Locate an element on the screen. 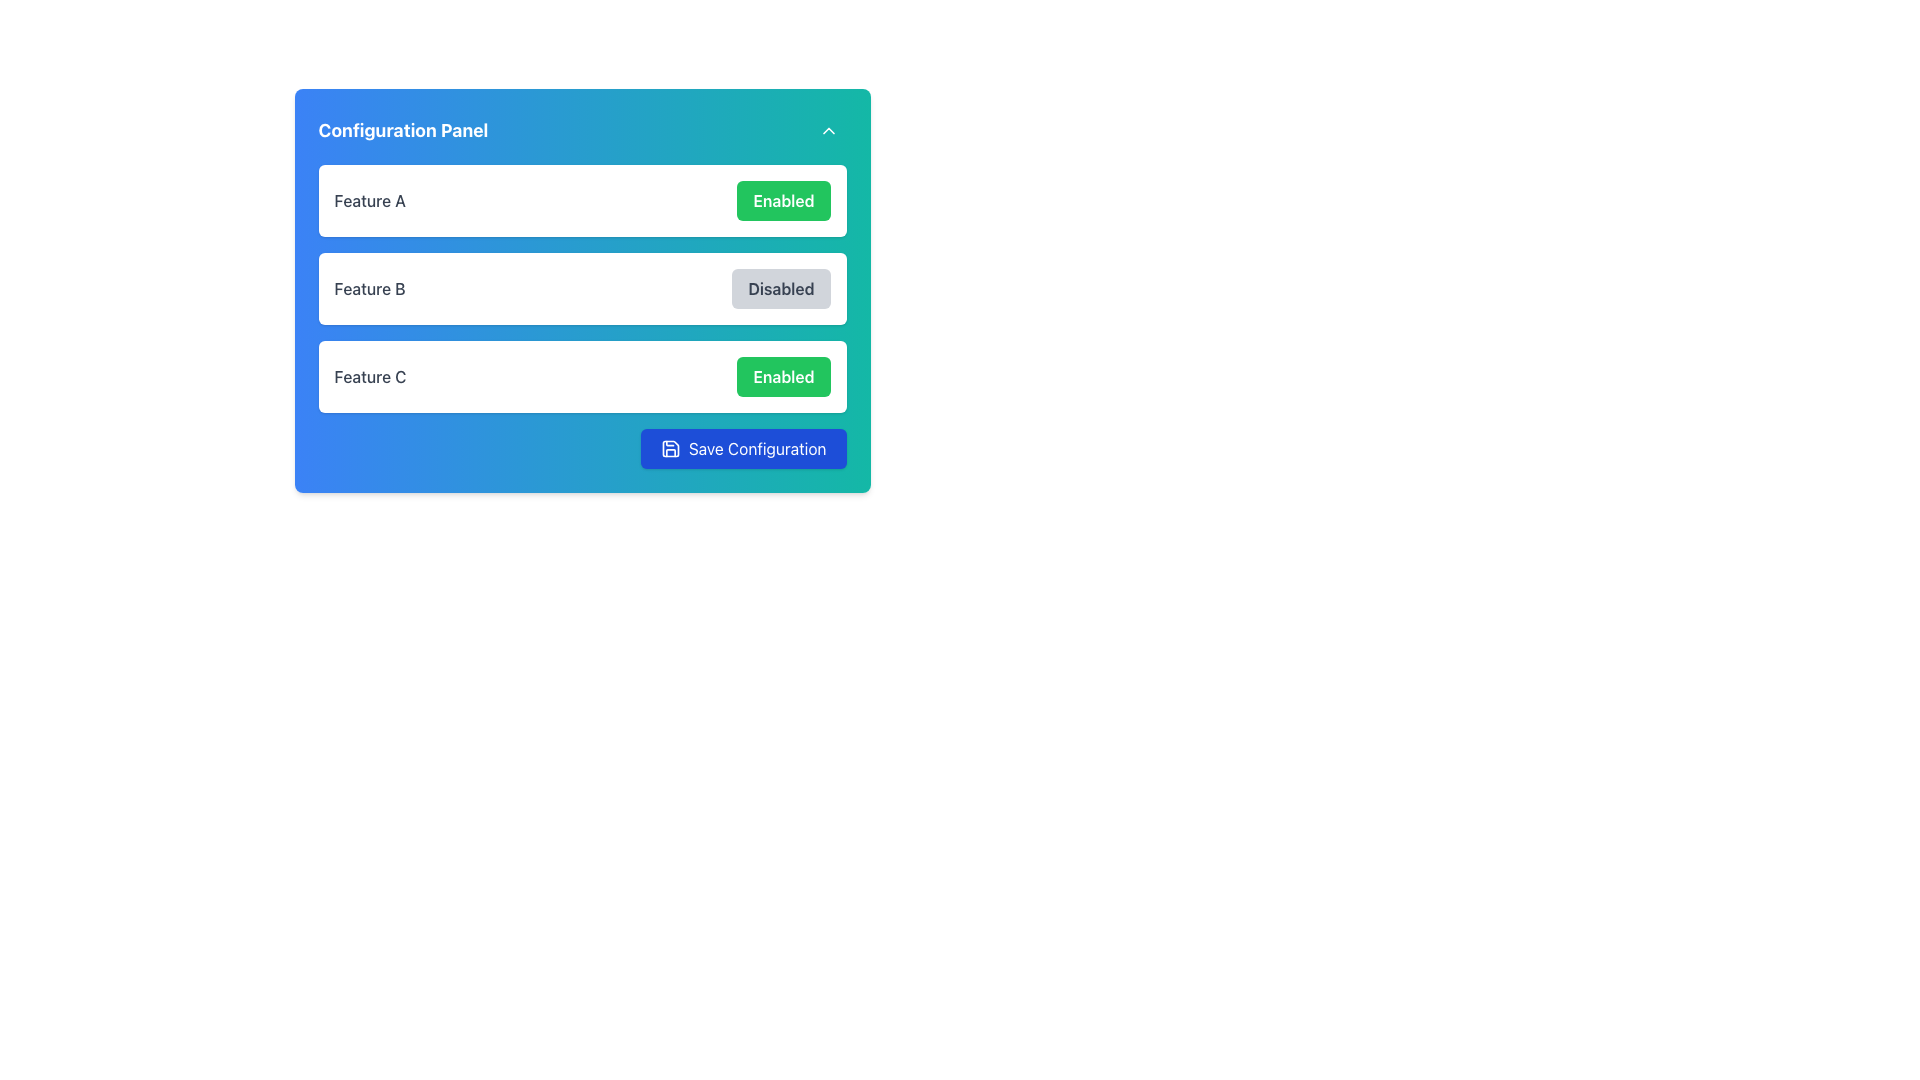  the blue save button located at the bottom-right corner of the 'Configuration Panel' is located at coordinates (742, 447).